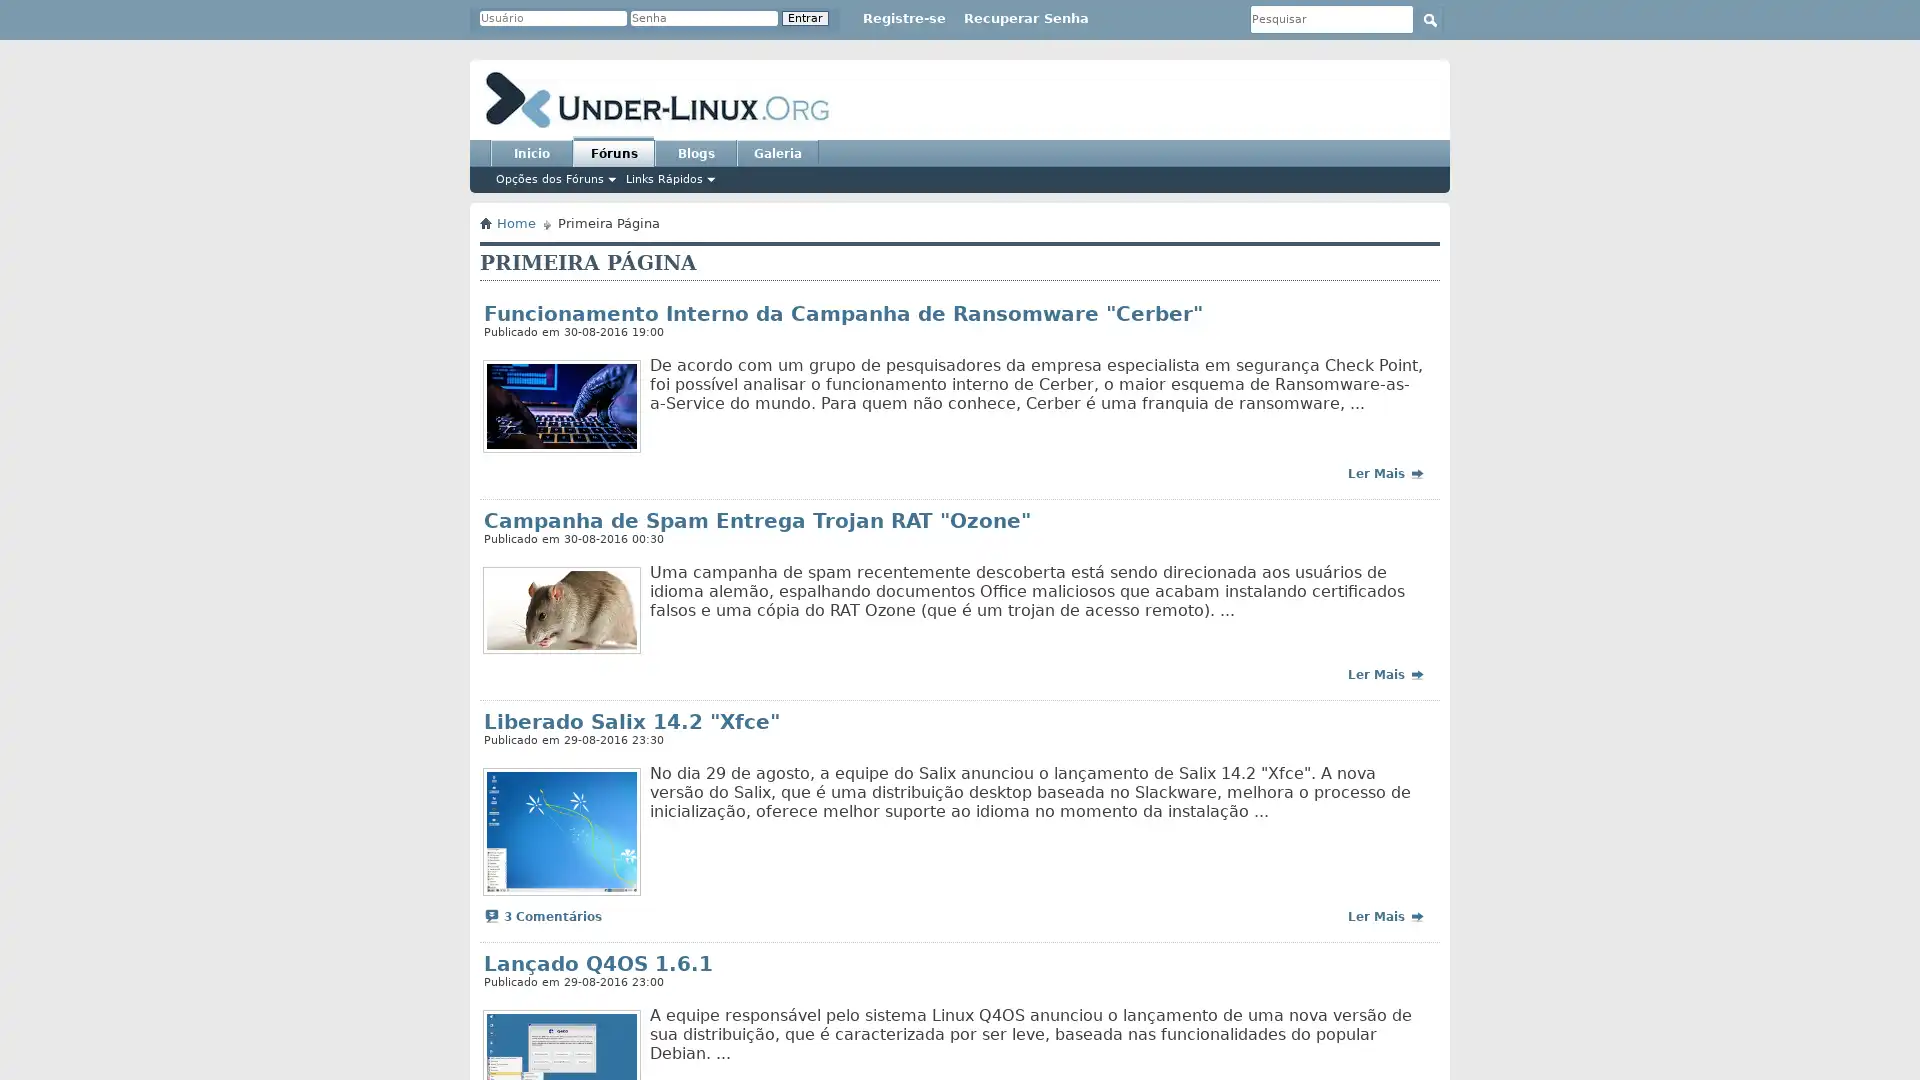 This screenshot has height=1080, width=1920. Describe the element at coordinates (805, 18) in the screenshot. I see `Entrar` at that location.